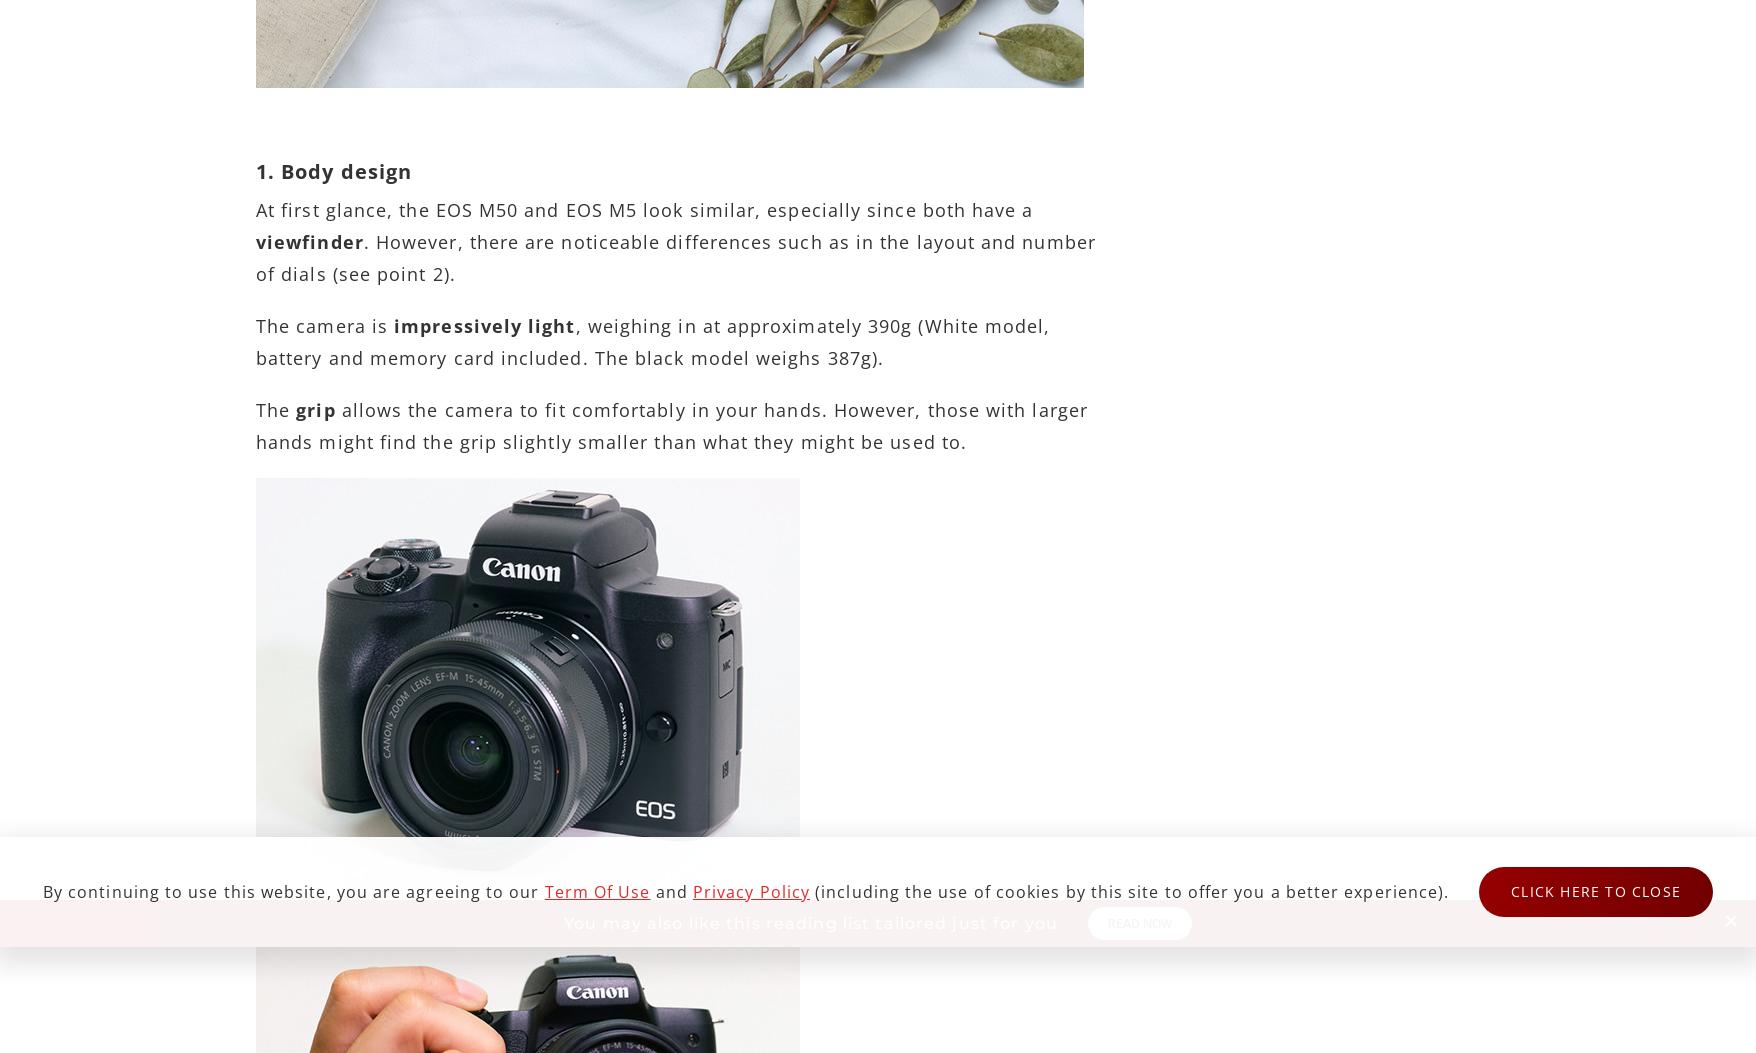 This screenshot has height=1053, width=1756. Describe the element at coordinates (544, 891) in the screenshot. I see `'Term of Use'` at that location.